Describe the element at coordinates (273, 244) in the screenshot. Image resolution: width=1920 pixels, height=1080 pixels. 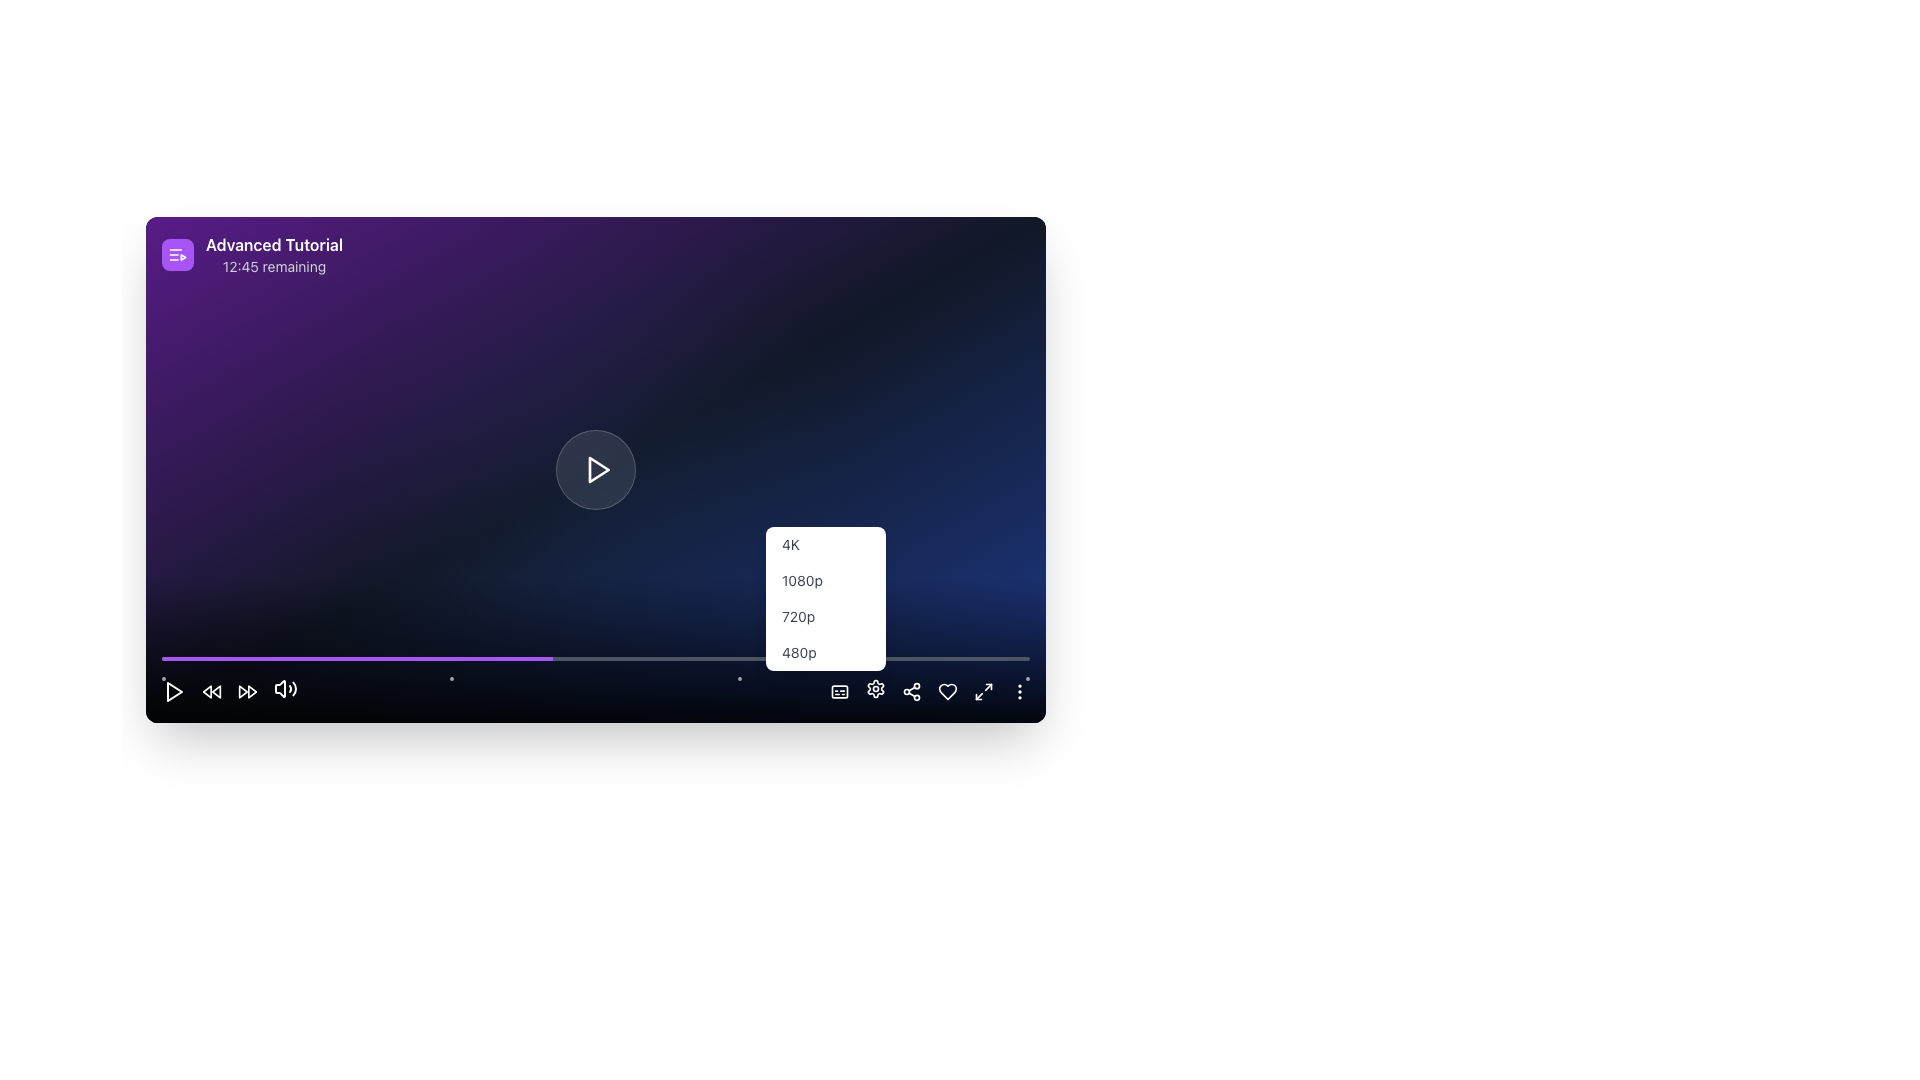
I see `the text label that serves as a title or descriptive label for the content, located in the top-left corner of the application interface above the smaller text displaying '12:45 remaining'` at that location.